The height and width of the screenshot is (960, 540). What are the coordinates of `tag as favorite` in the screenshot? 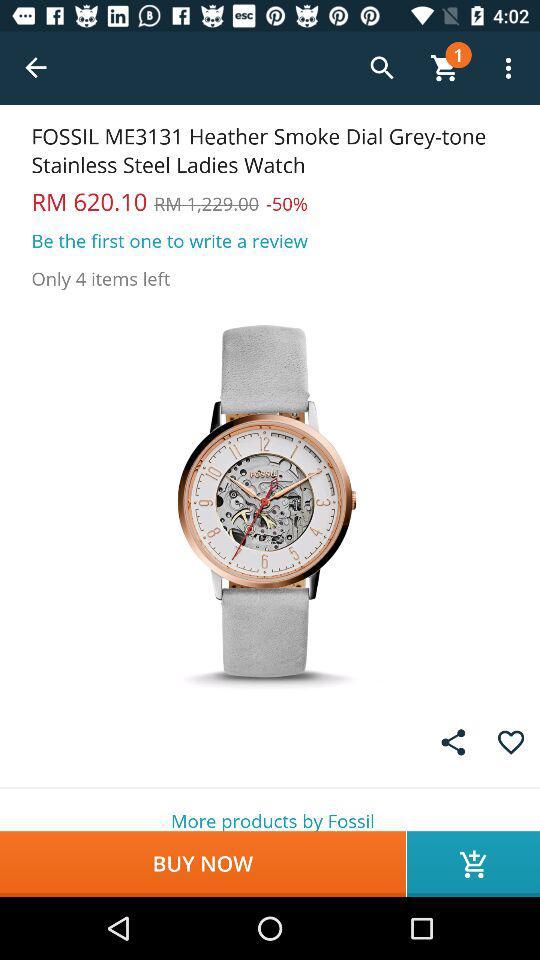 It's located at (511, 741).